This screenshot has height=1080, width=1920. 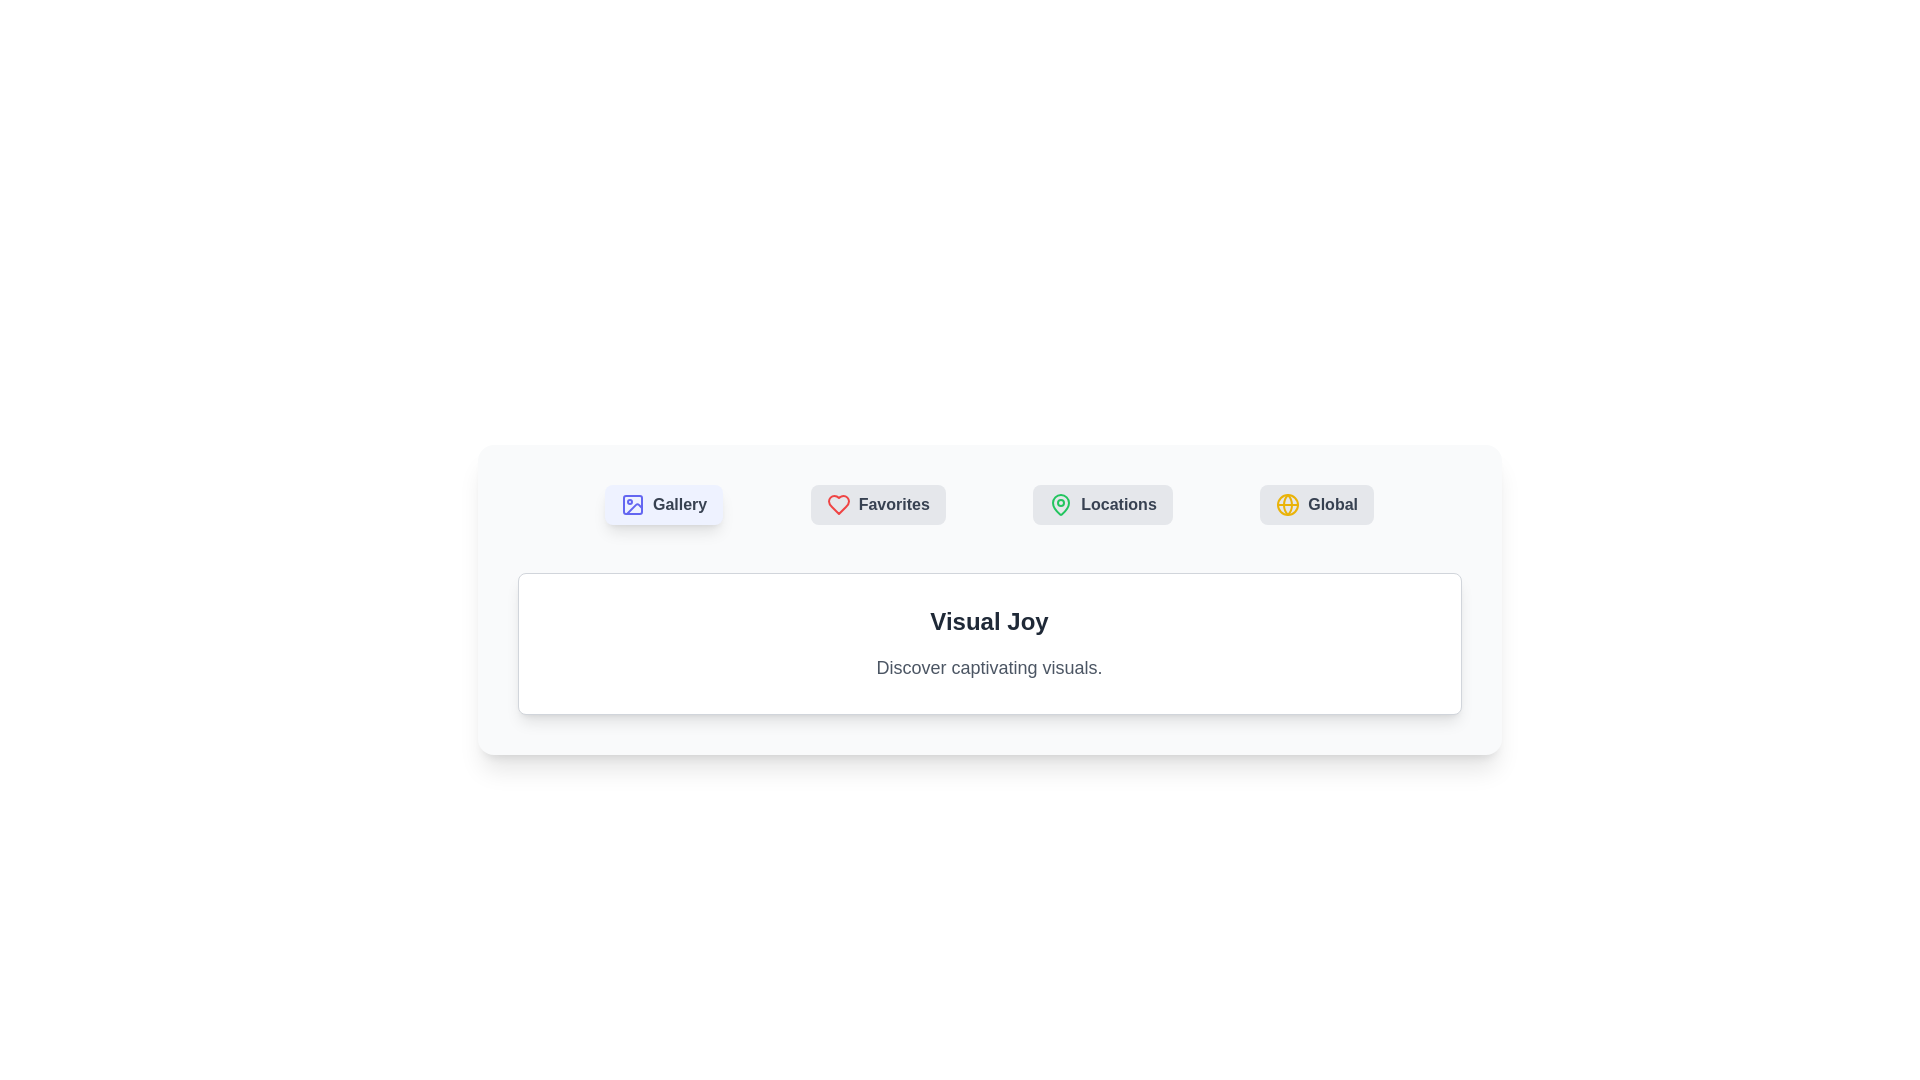 I want to click on the icon of the button labeled Gallery, so click(x=632, y=504).